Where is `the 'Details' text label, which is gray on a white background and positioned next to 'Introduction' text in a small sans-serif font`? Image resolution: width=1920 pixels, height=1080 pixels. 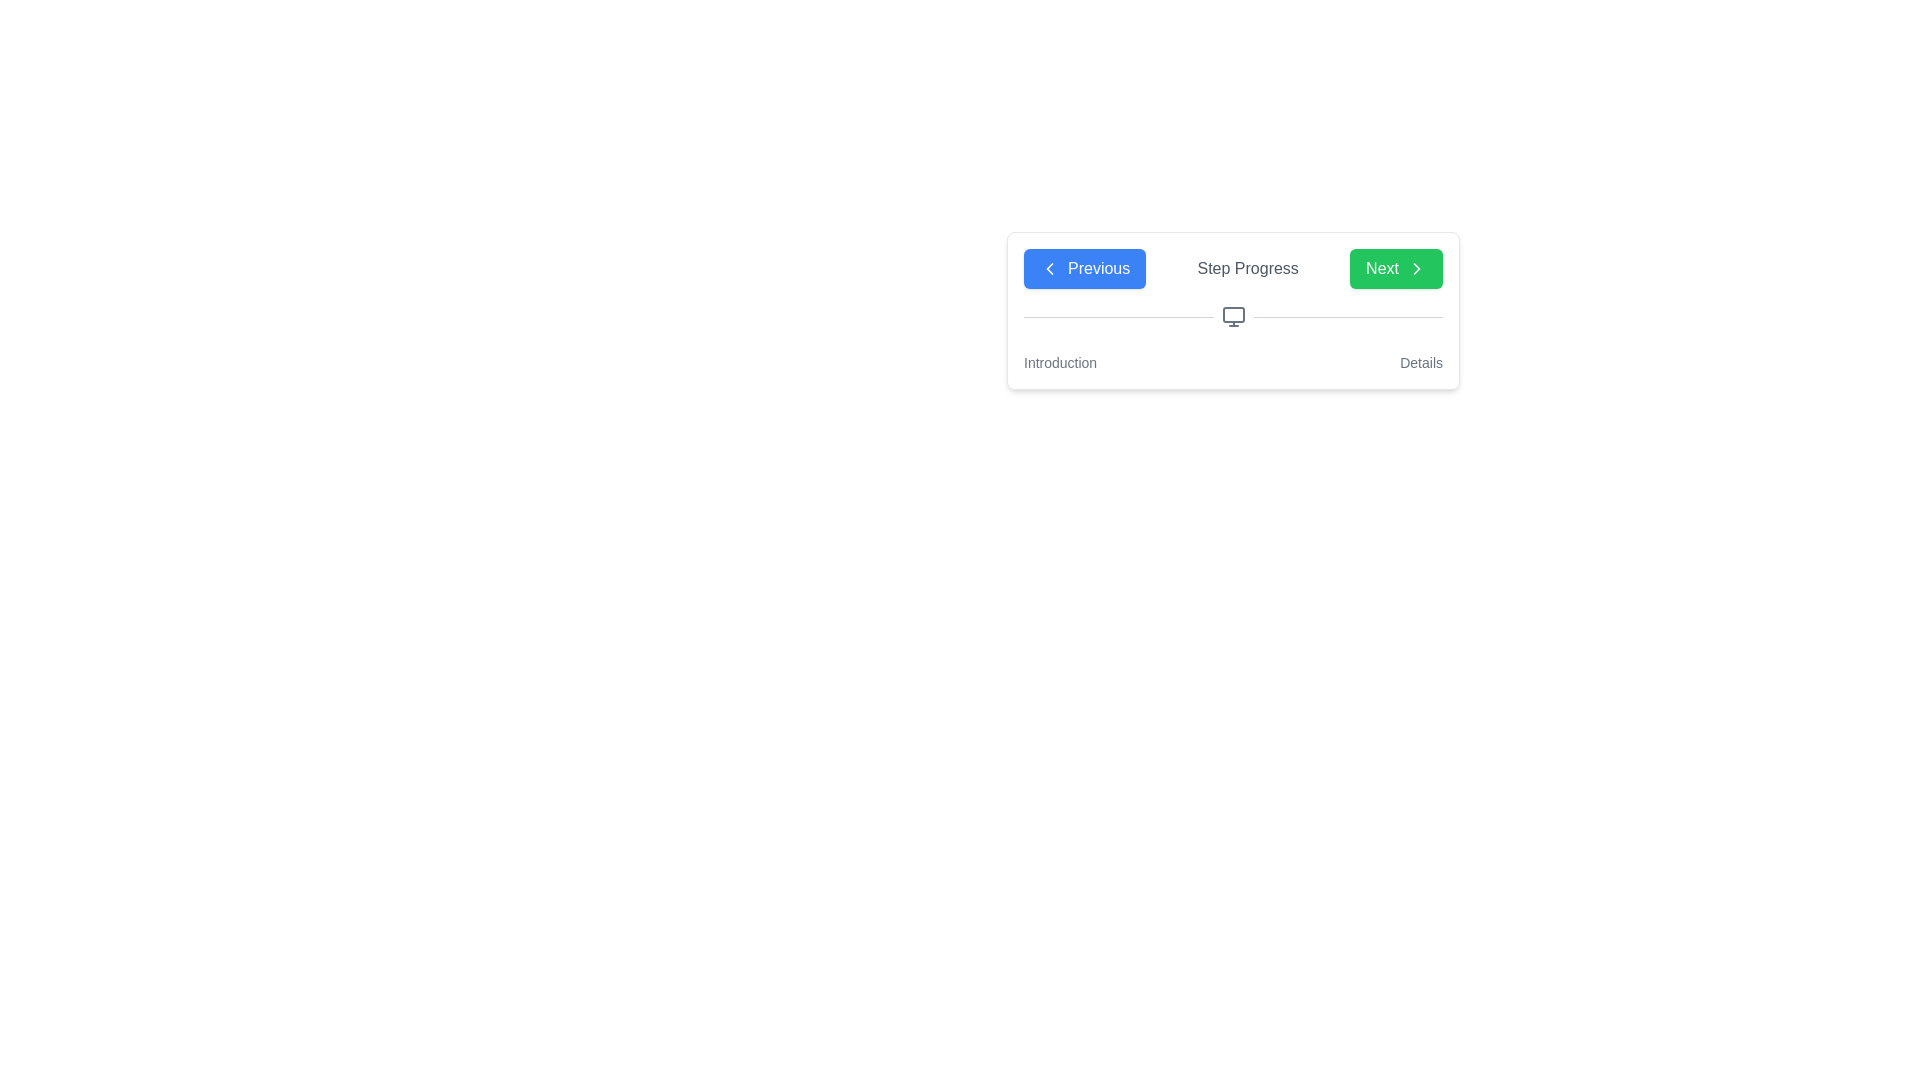 the 'Details' text label, which is gray on a white background and positioned next to 'Introduction' text in a small sans-serif font is located at coordinates (1420, 362).